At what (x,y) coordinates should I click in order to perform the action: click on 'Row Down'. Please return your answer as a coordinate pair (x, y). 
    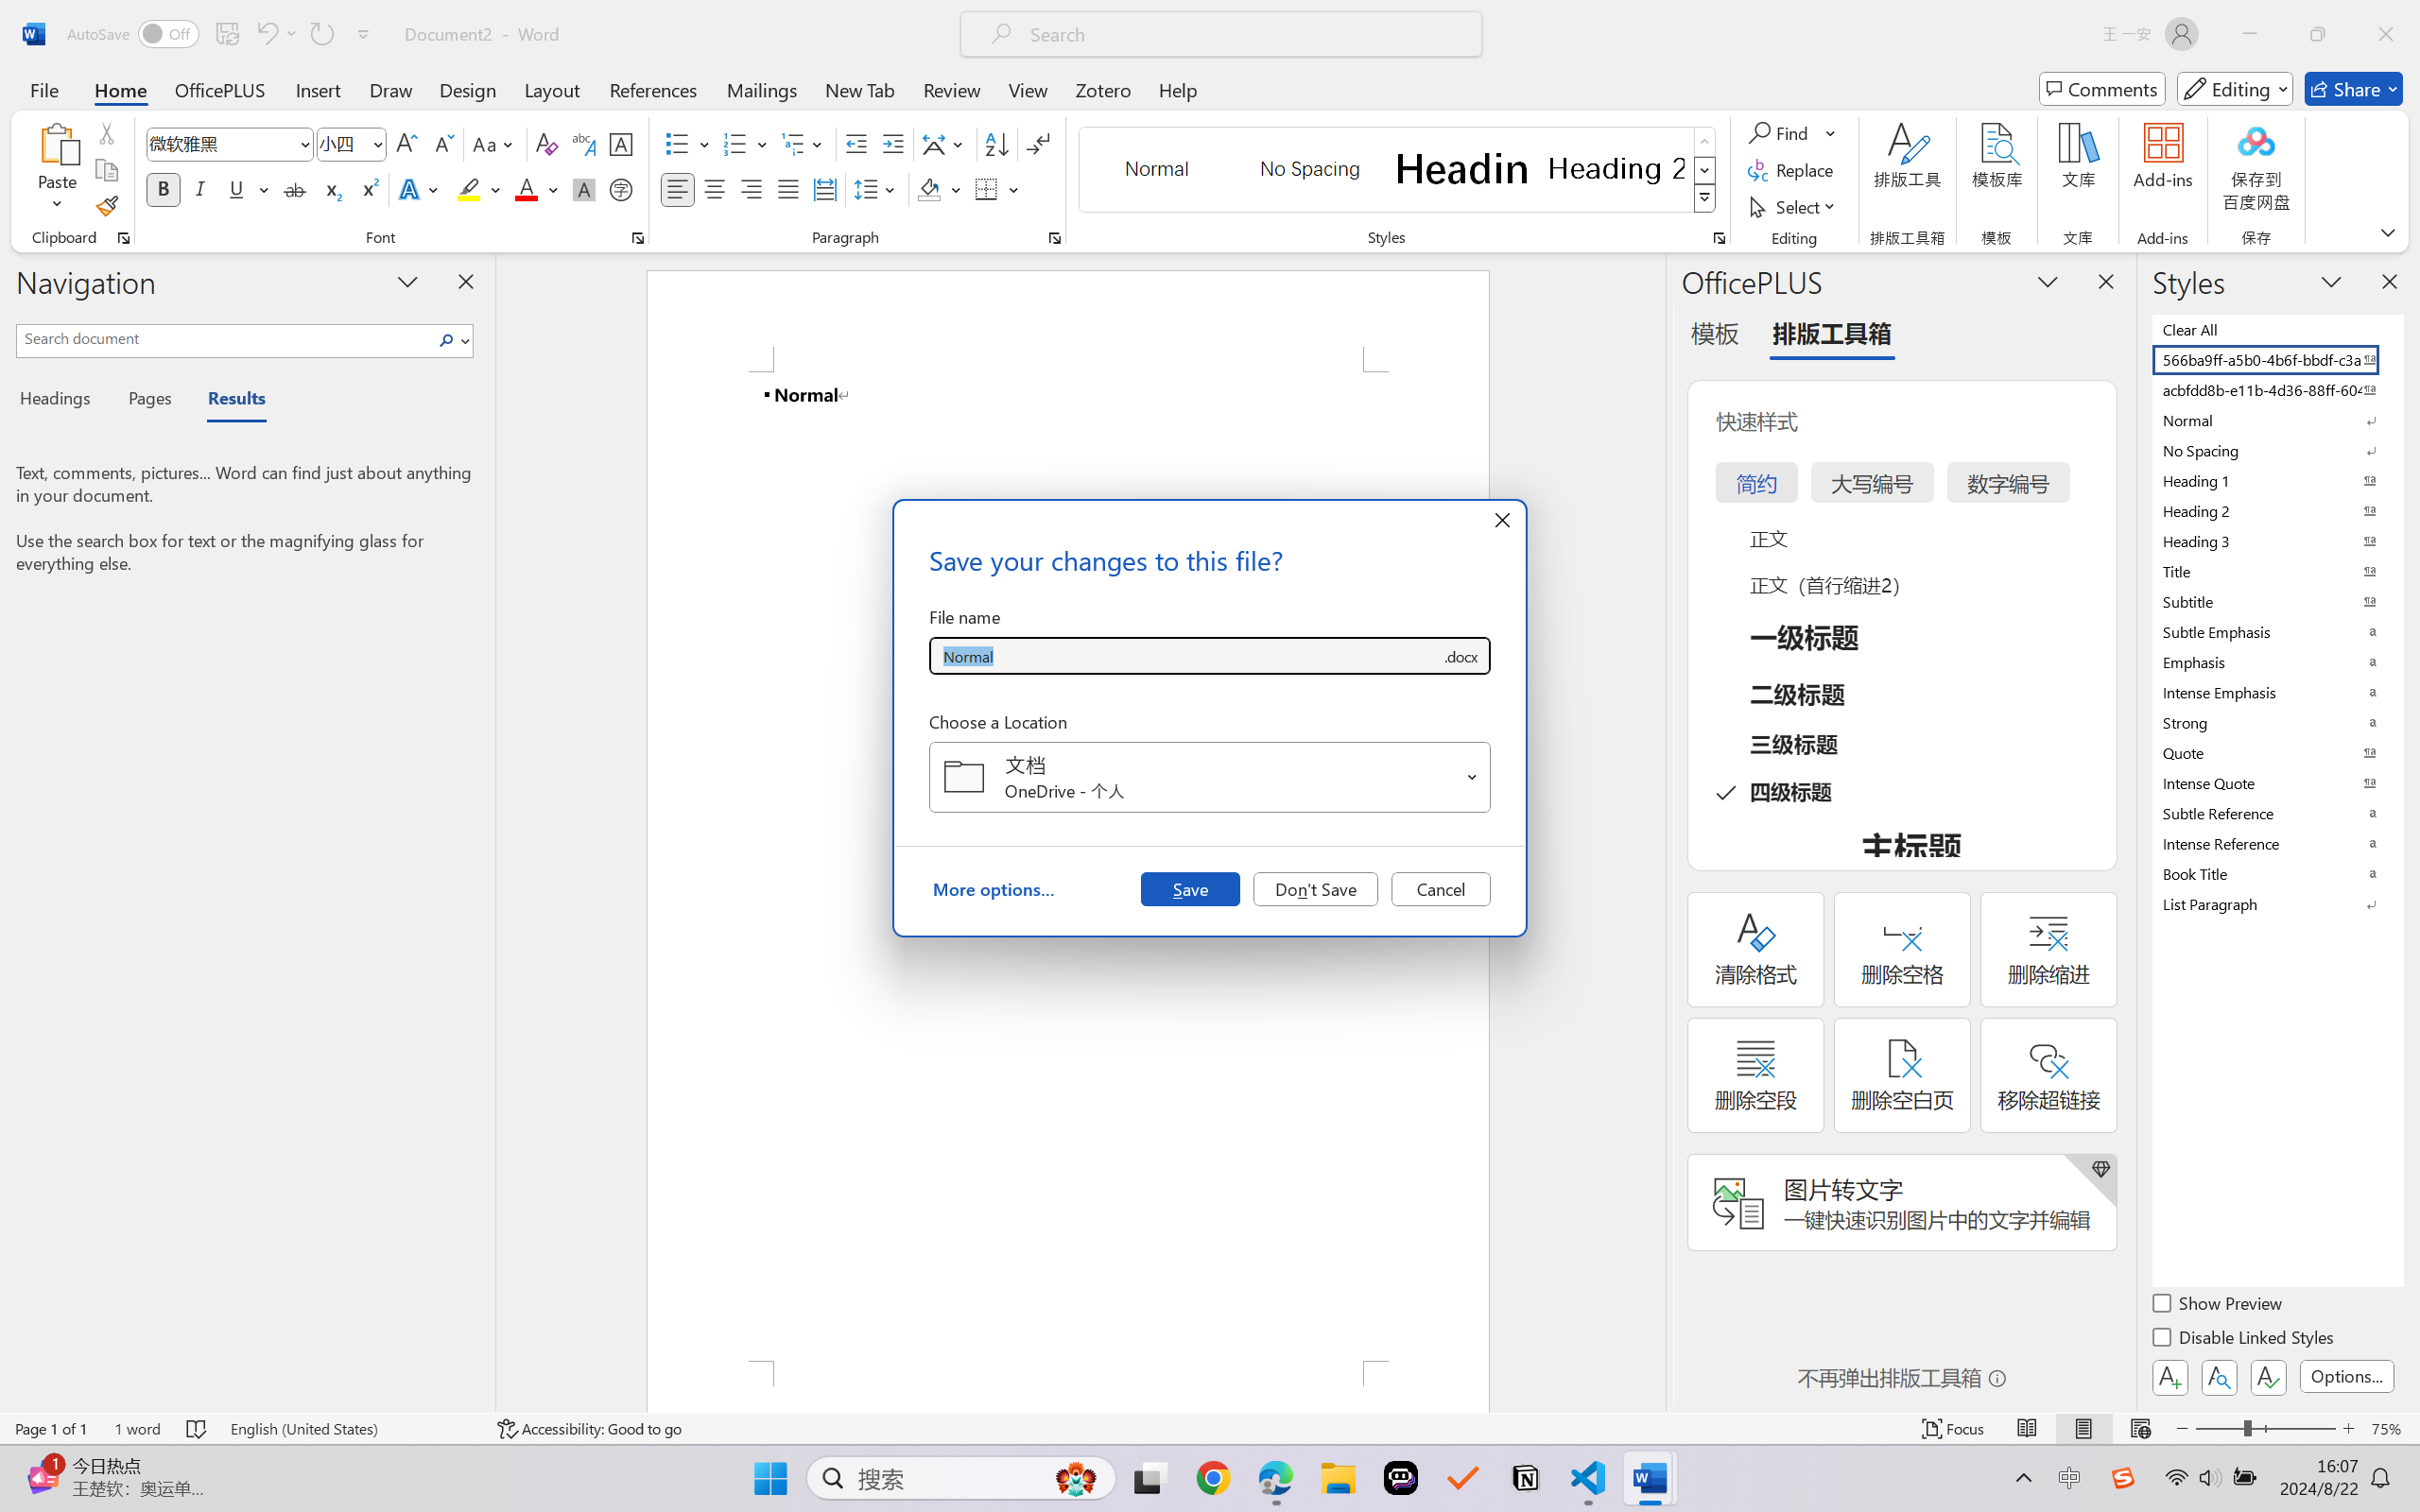
    Looking at the image, I should click on (1703, 170).